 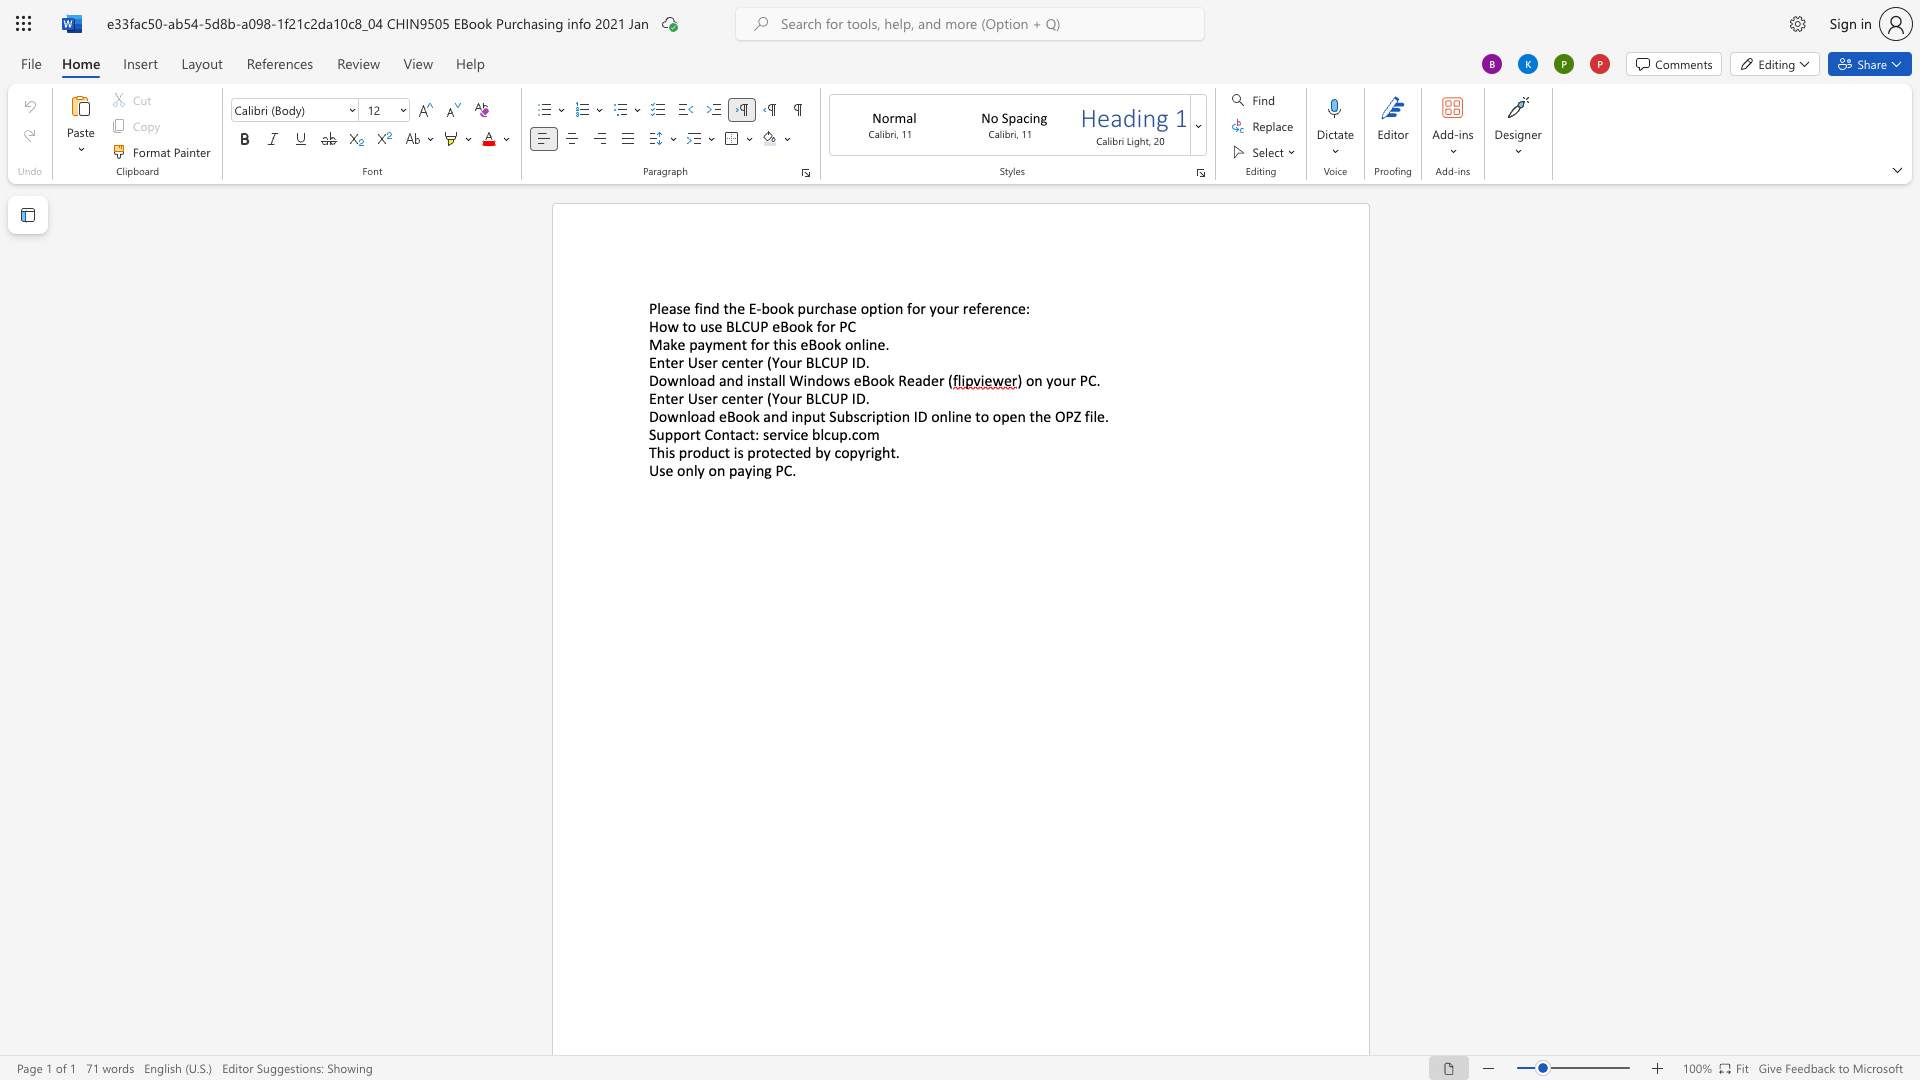 I want to click on the subset text "ervic" within the text "Support Contact: service", so click(x=768, y=433).